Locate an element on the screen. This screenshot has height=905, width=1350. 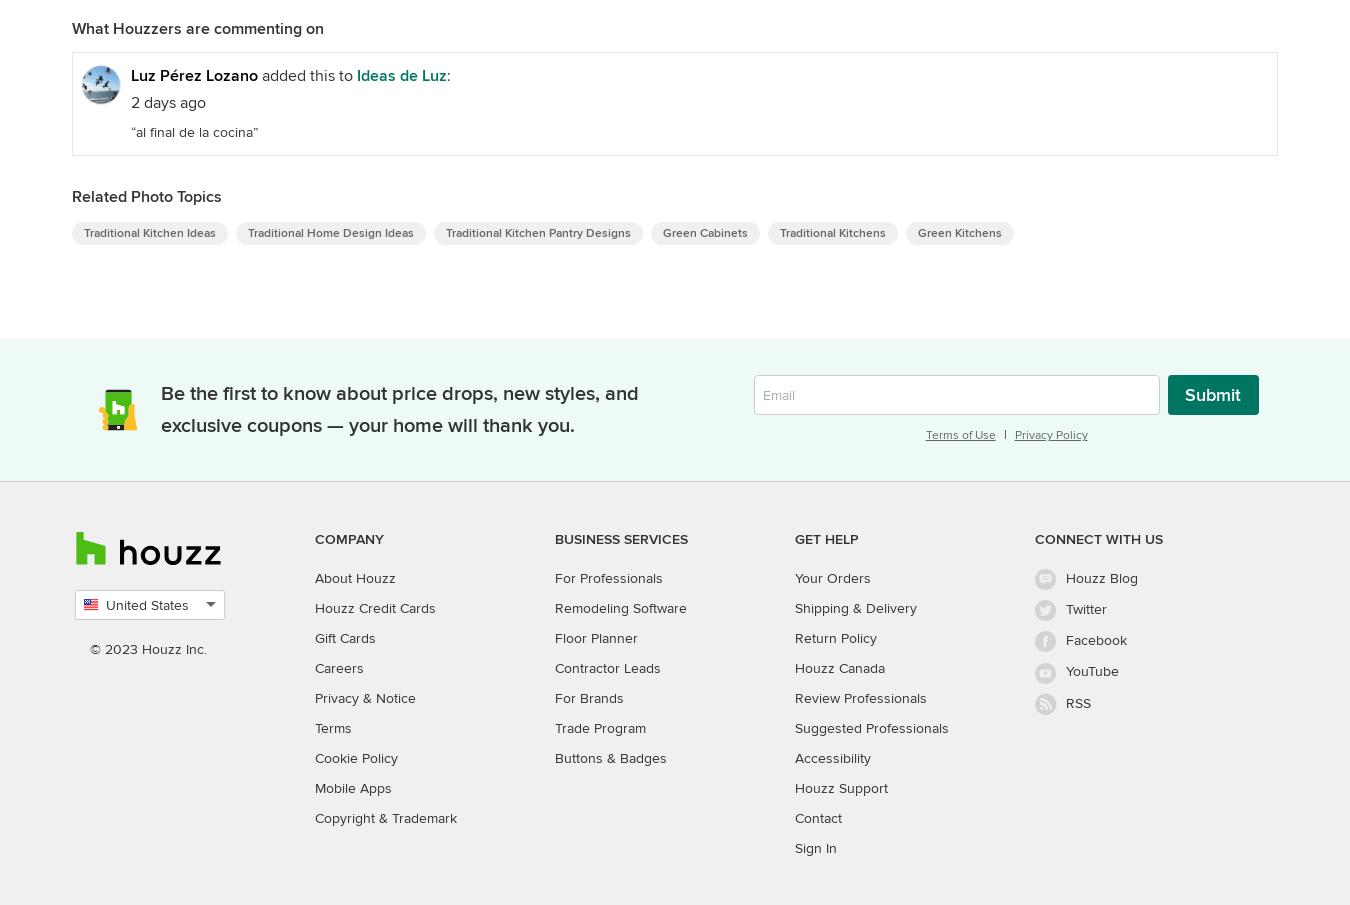
'Shipping & Delivery' is located at coordinates (856, 607).